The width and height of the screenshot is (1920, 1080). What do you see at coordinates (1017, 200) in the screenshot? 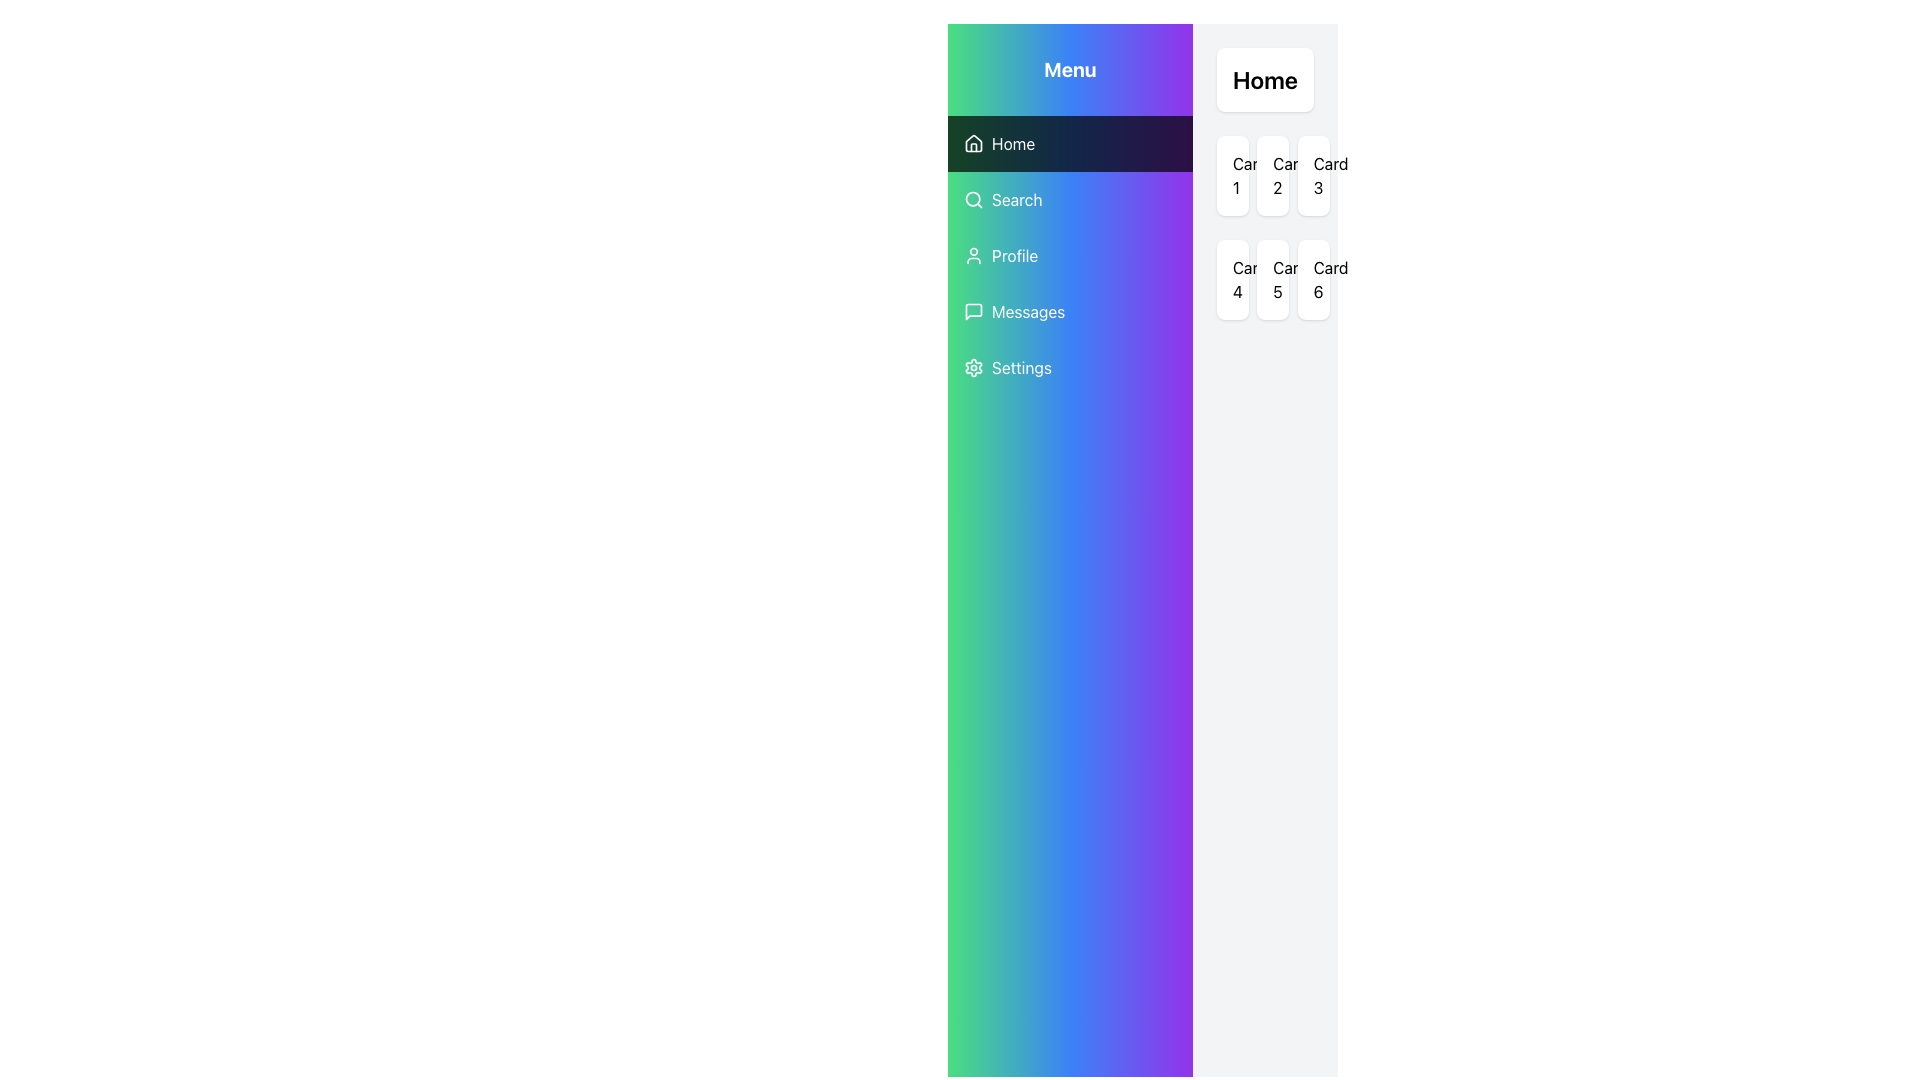
I see `the 'Search' text label located` at bounding box center [1017, 200].